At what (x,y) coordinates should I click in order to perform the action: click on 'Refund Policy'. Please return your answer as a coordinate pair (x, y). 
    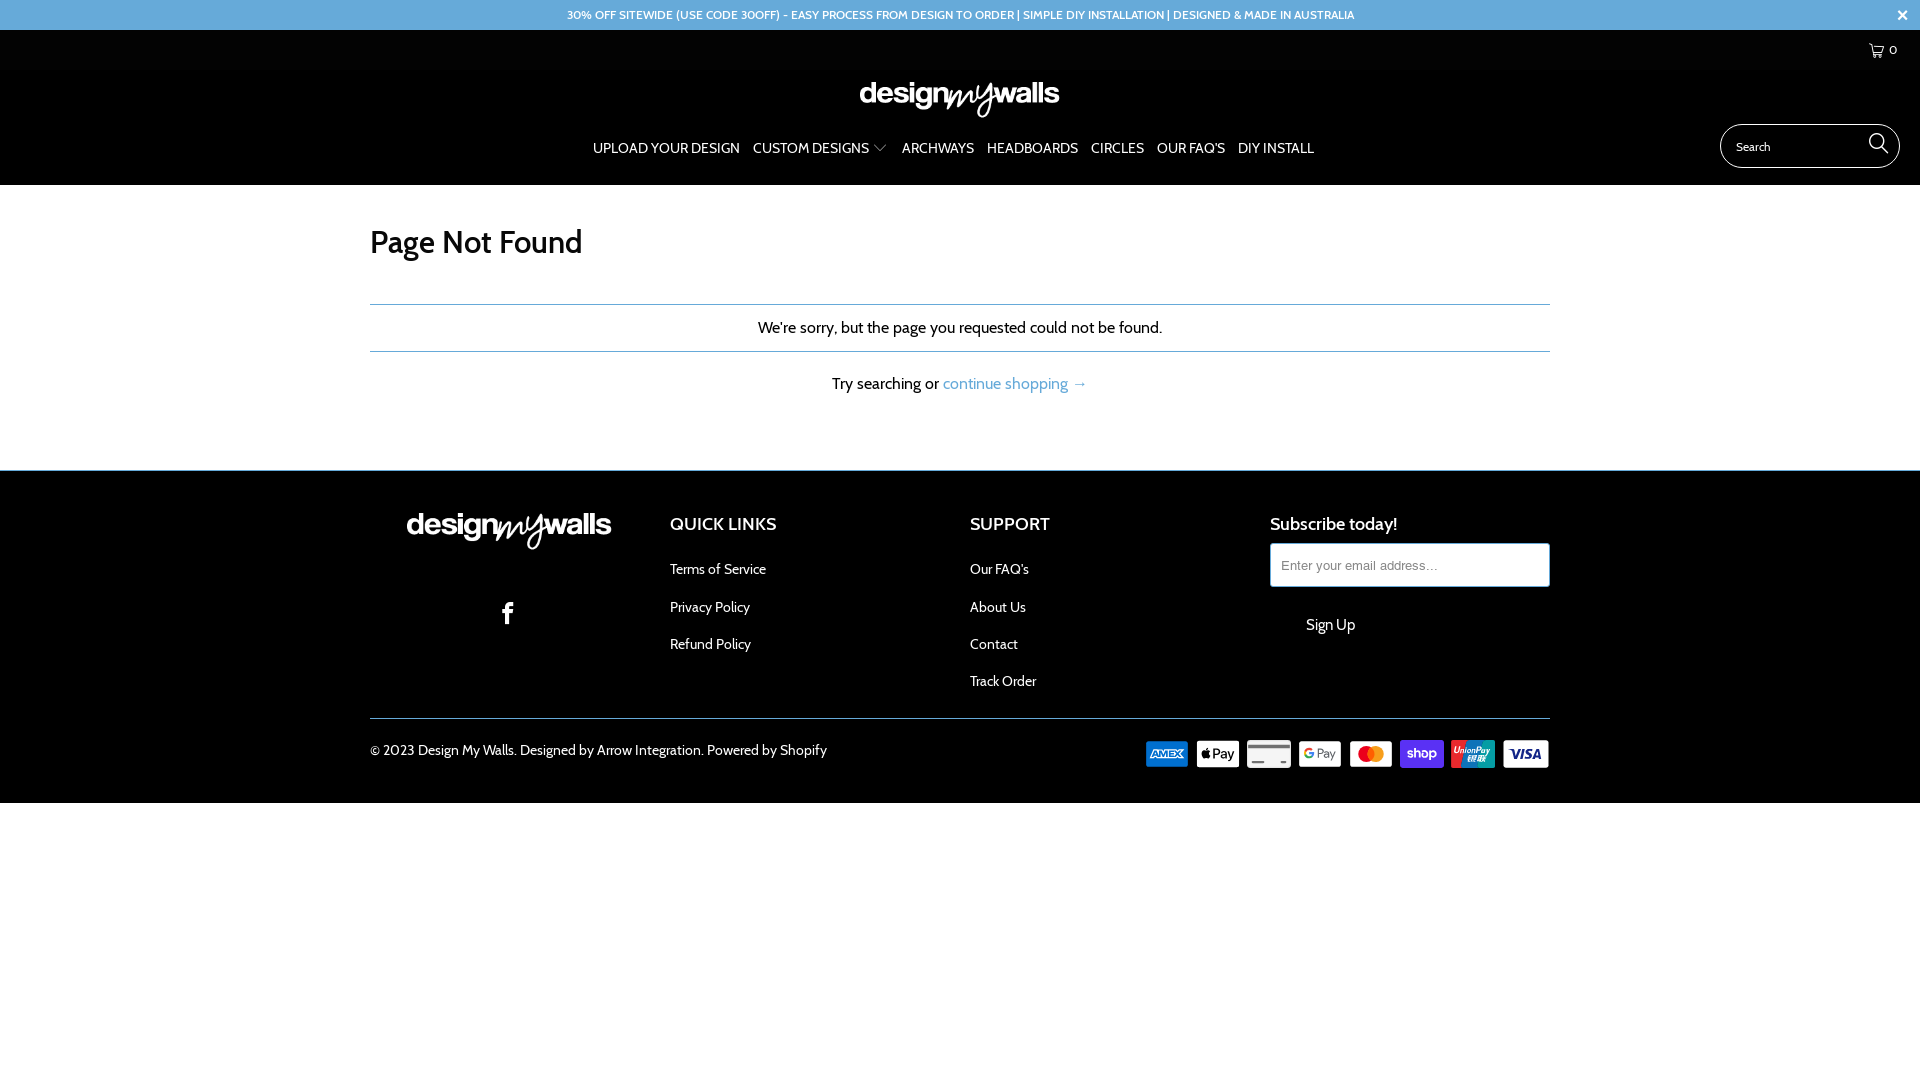
    Looking at the image, I should click on (710, 644).